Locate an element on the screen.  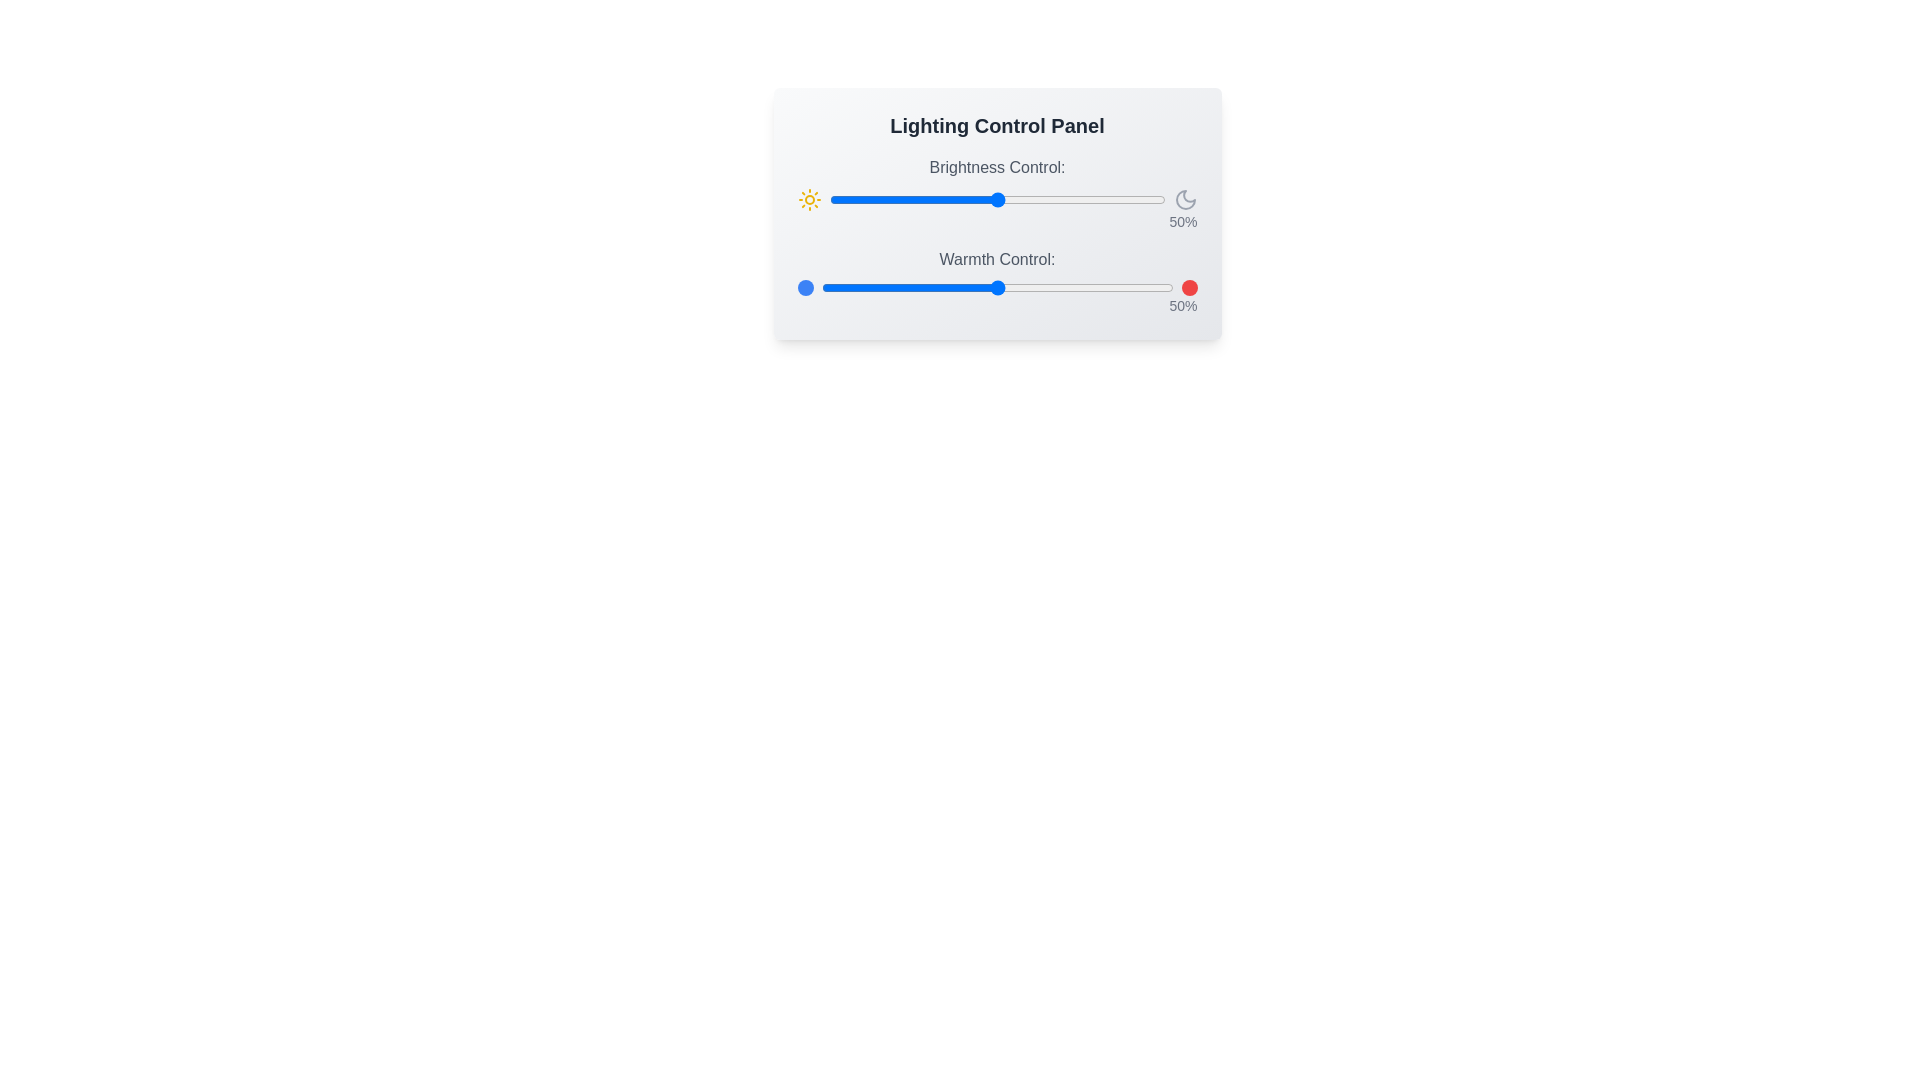
brightness is located at coordinates (869, 200).